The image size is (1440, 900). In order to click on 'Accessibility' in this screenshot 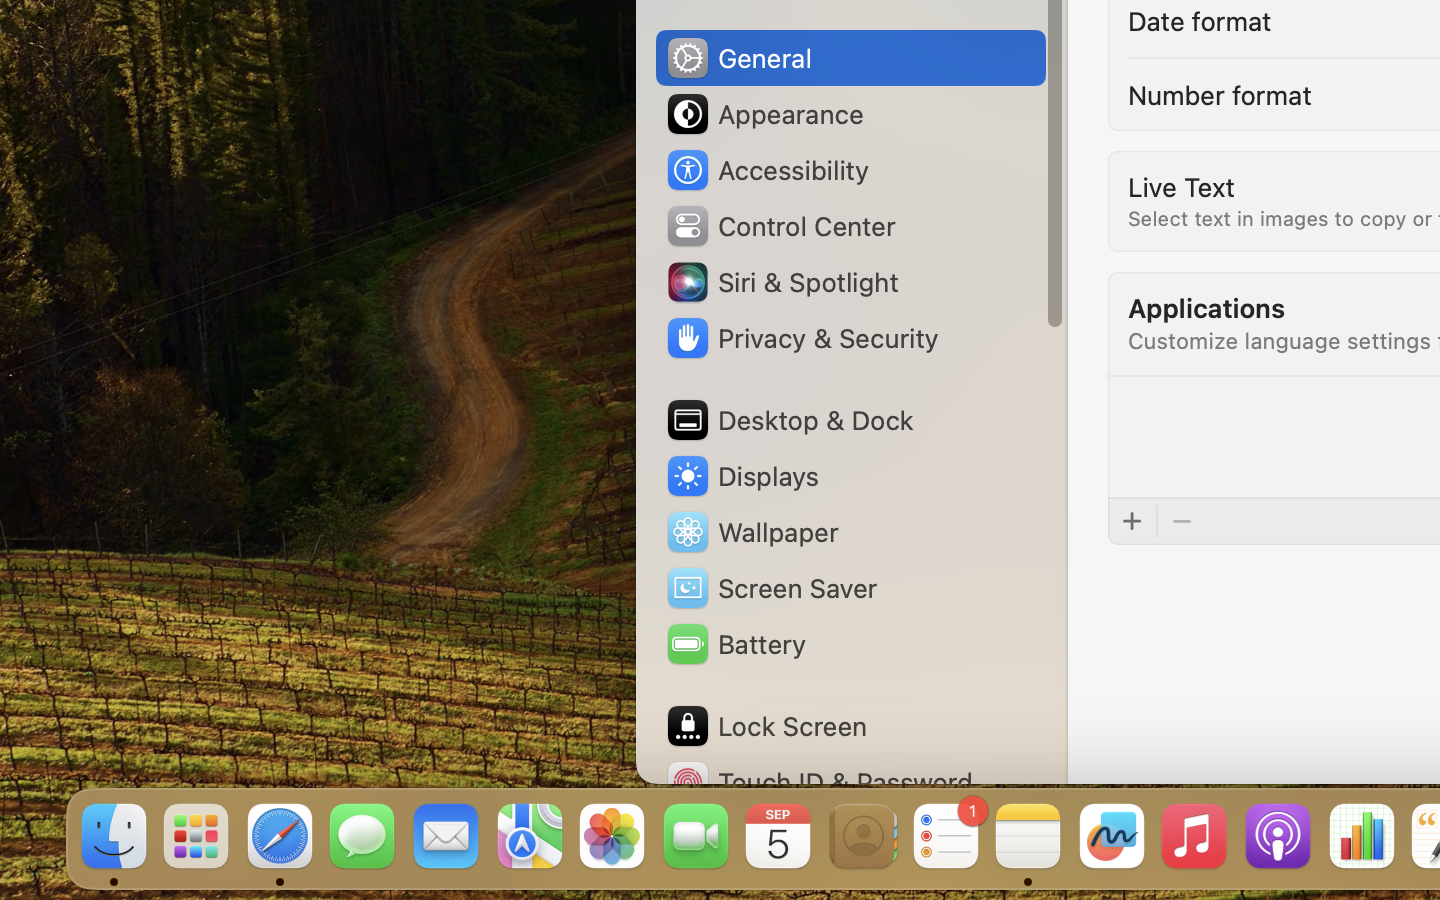, I will do `click(765, 170)`.